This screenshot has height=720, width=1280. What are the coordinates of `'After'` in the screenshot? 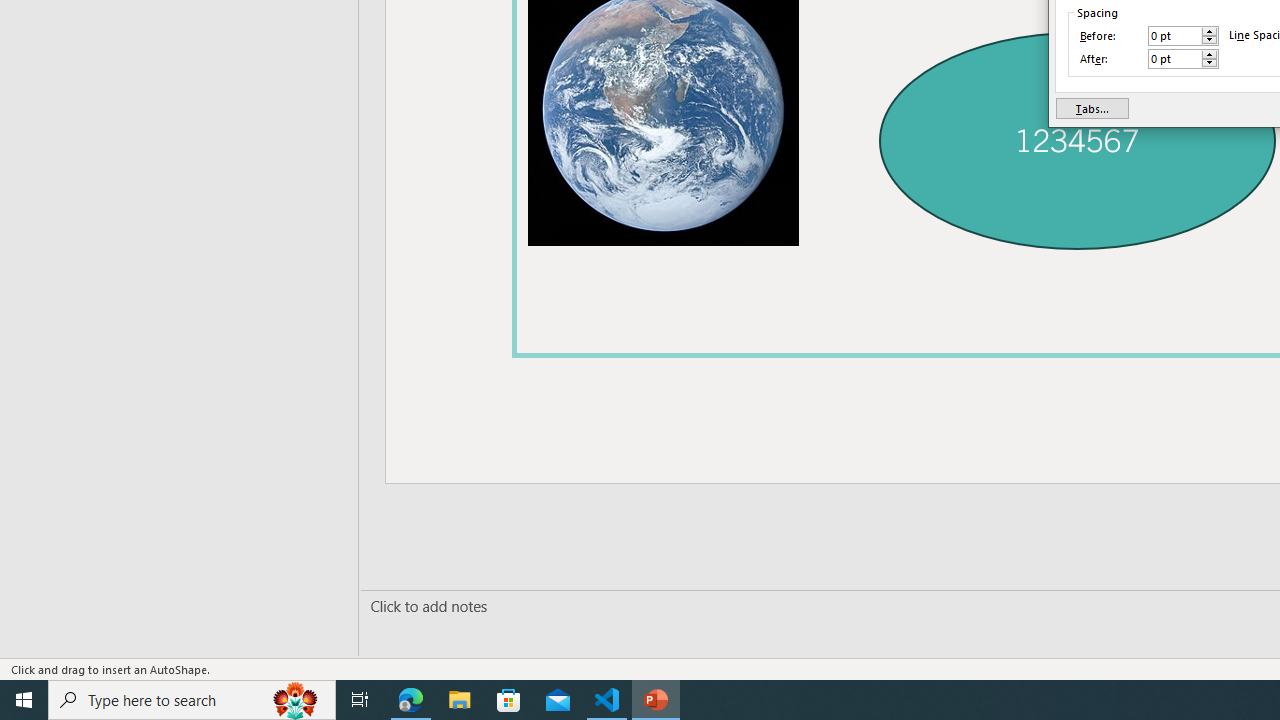 It's located at (1183, 58).